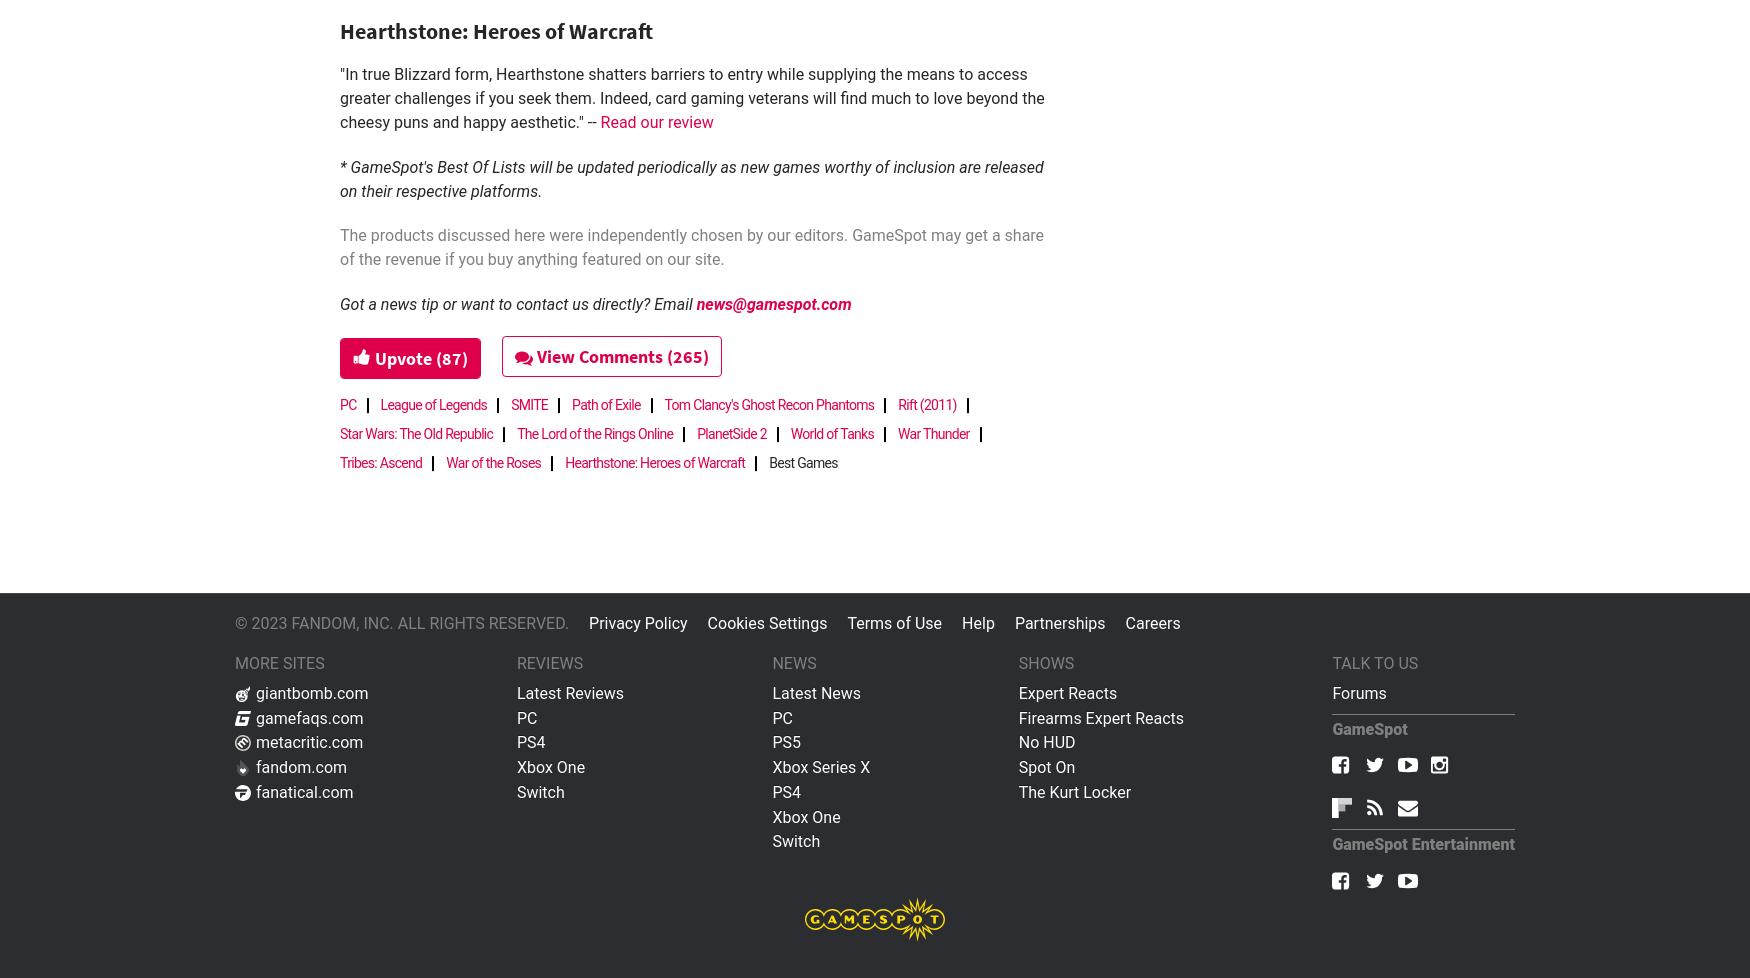 The width and height of the screenshot is (1750, 978). I want to click on '© 2023 FANDOM, INC. ALL RIGHTS RESERVED.', so click(235, 622).